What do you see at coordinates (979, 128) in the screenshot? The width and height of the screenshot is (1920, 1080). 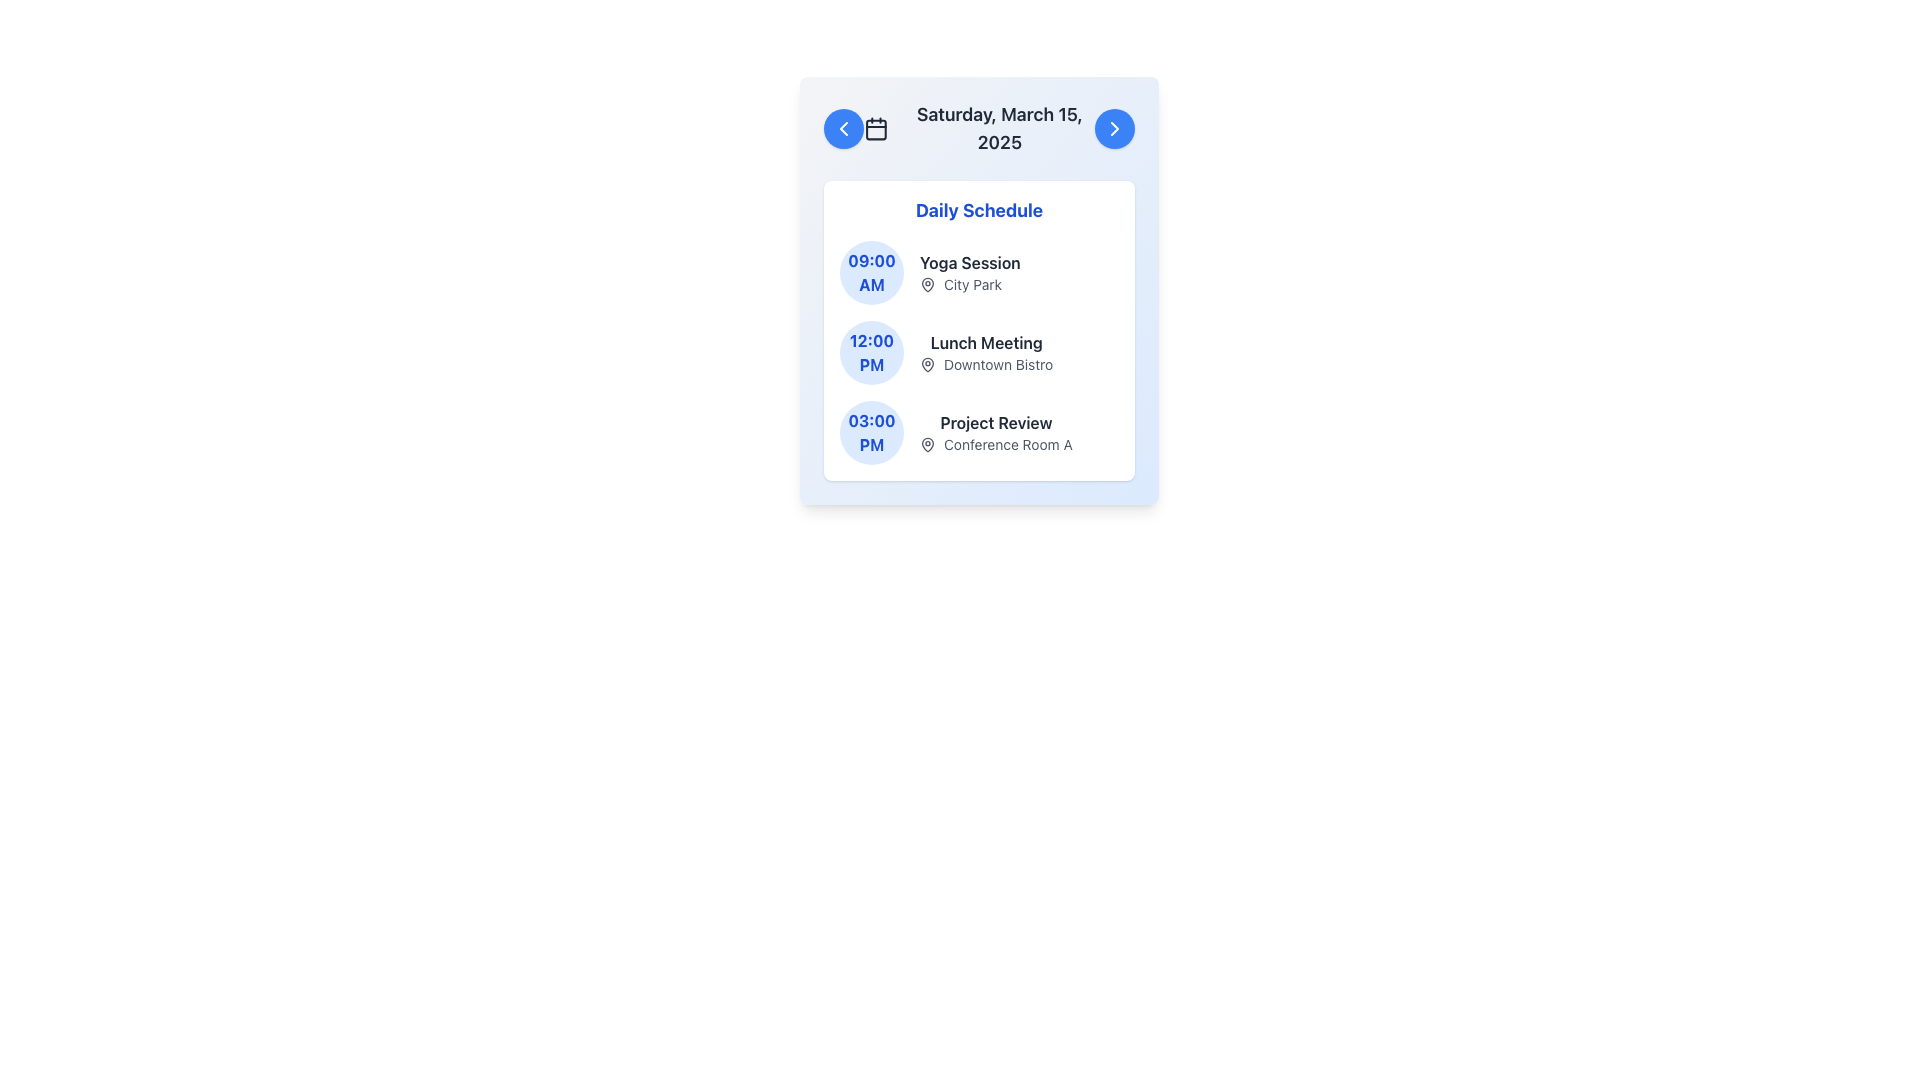 I see `the Text Label with Icon that displays the currently selected date, which is centrally located between the left and right arrow buttons` at bounding box center [979, 128].